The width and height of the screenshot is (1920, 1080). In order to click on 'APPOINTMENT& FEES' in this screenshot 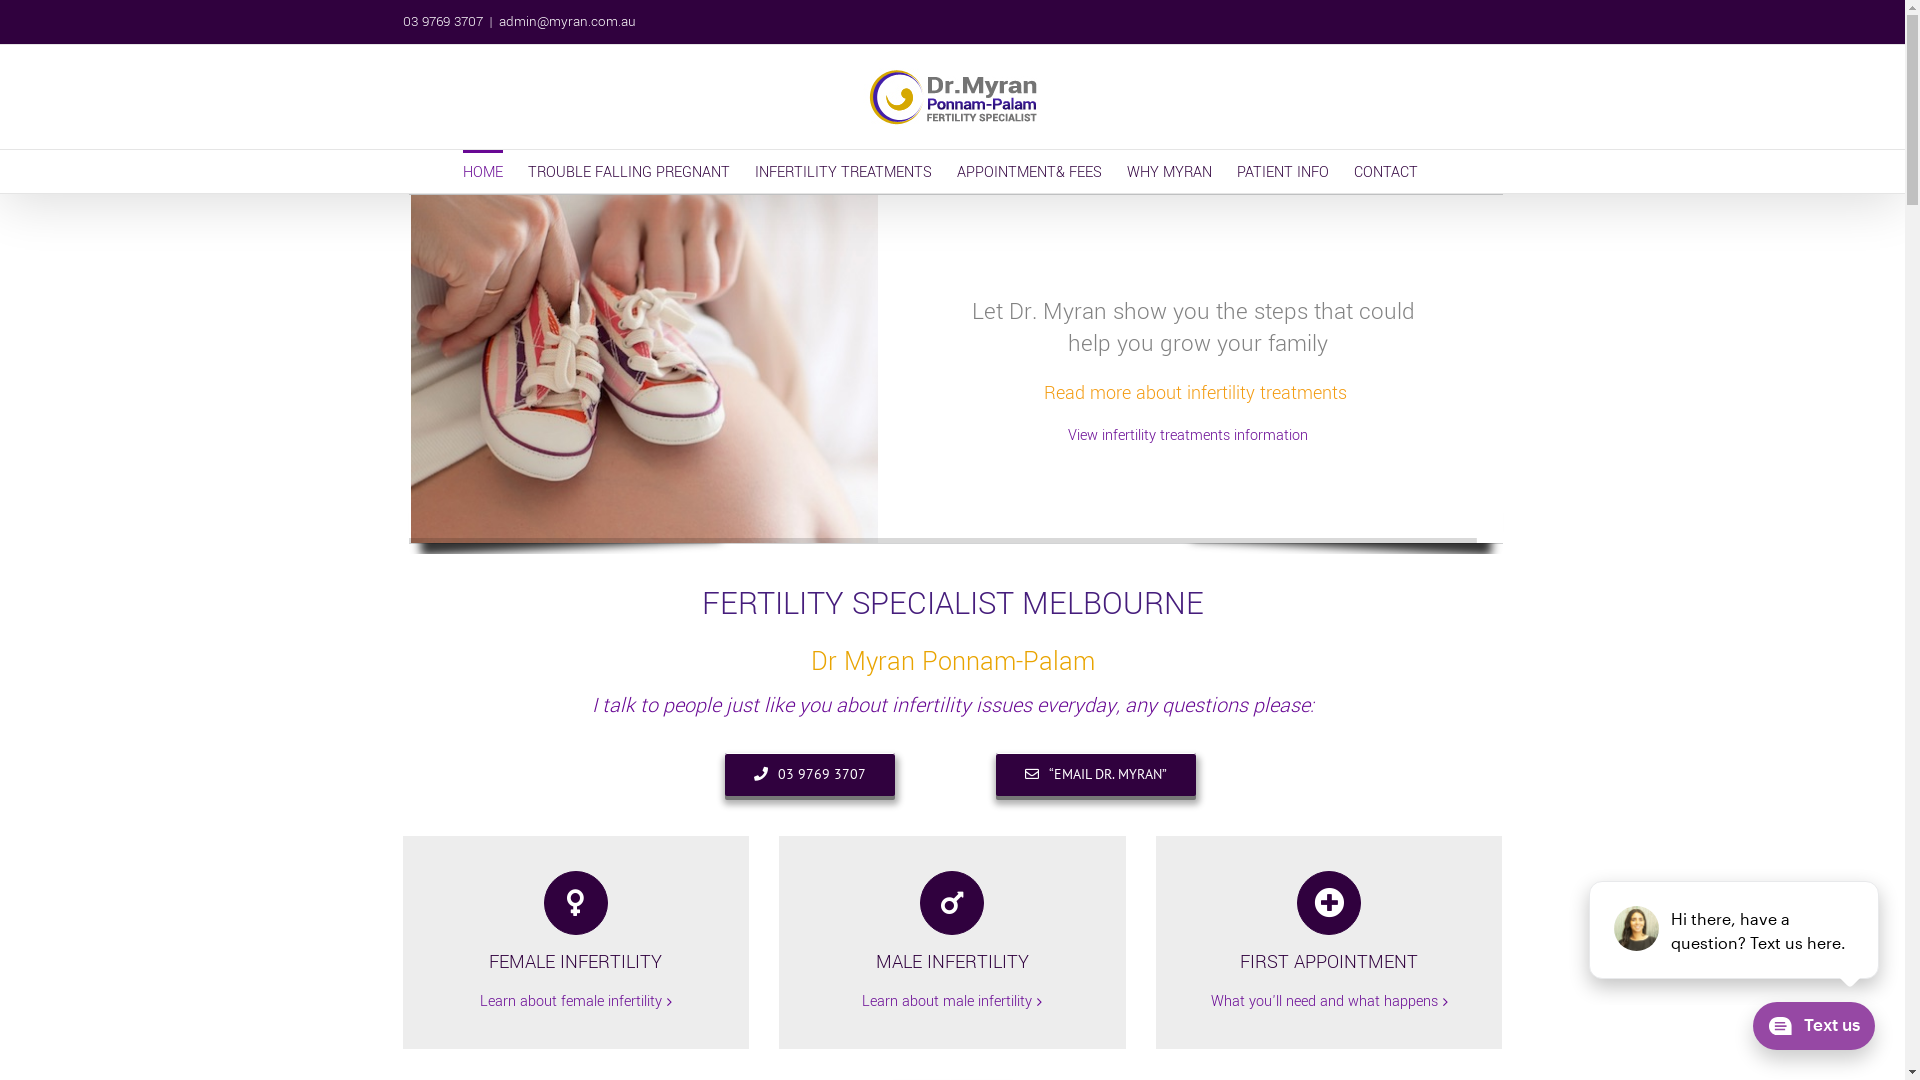, I will do `click(1028, 170)`.